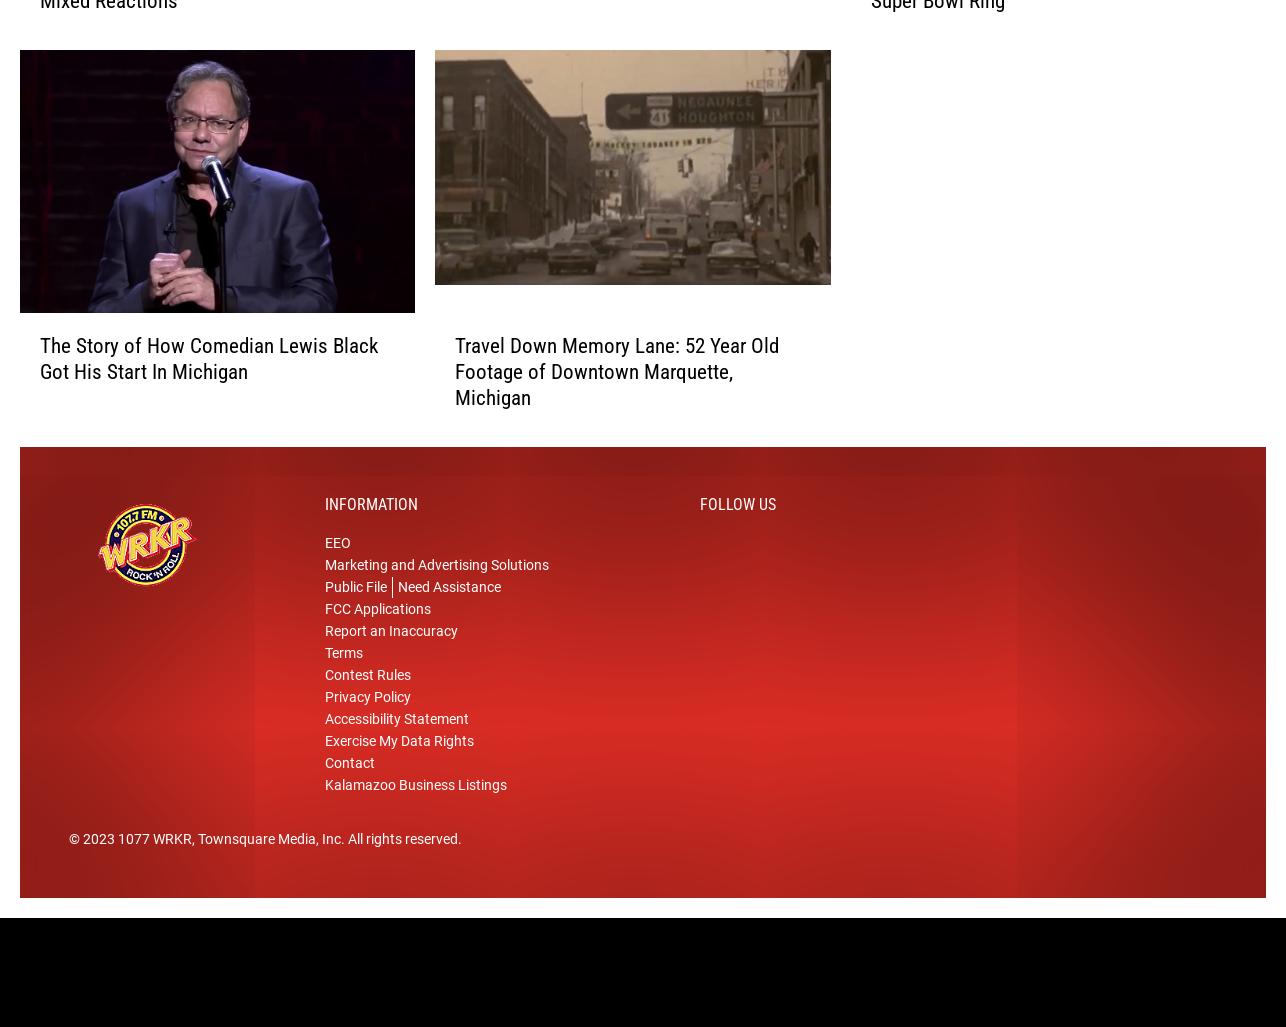  What do you see at coordinates (323, 651) in the screenshot?
I see `'Report an Inaccuracy'` at bounding box center [323, 651].